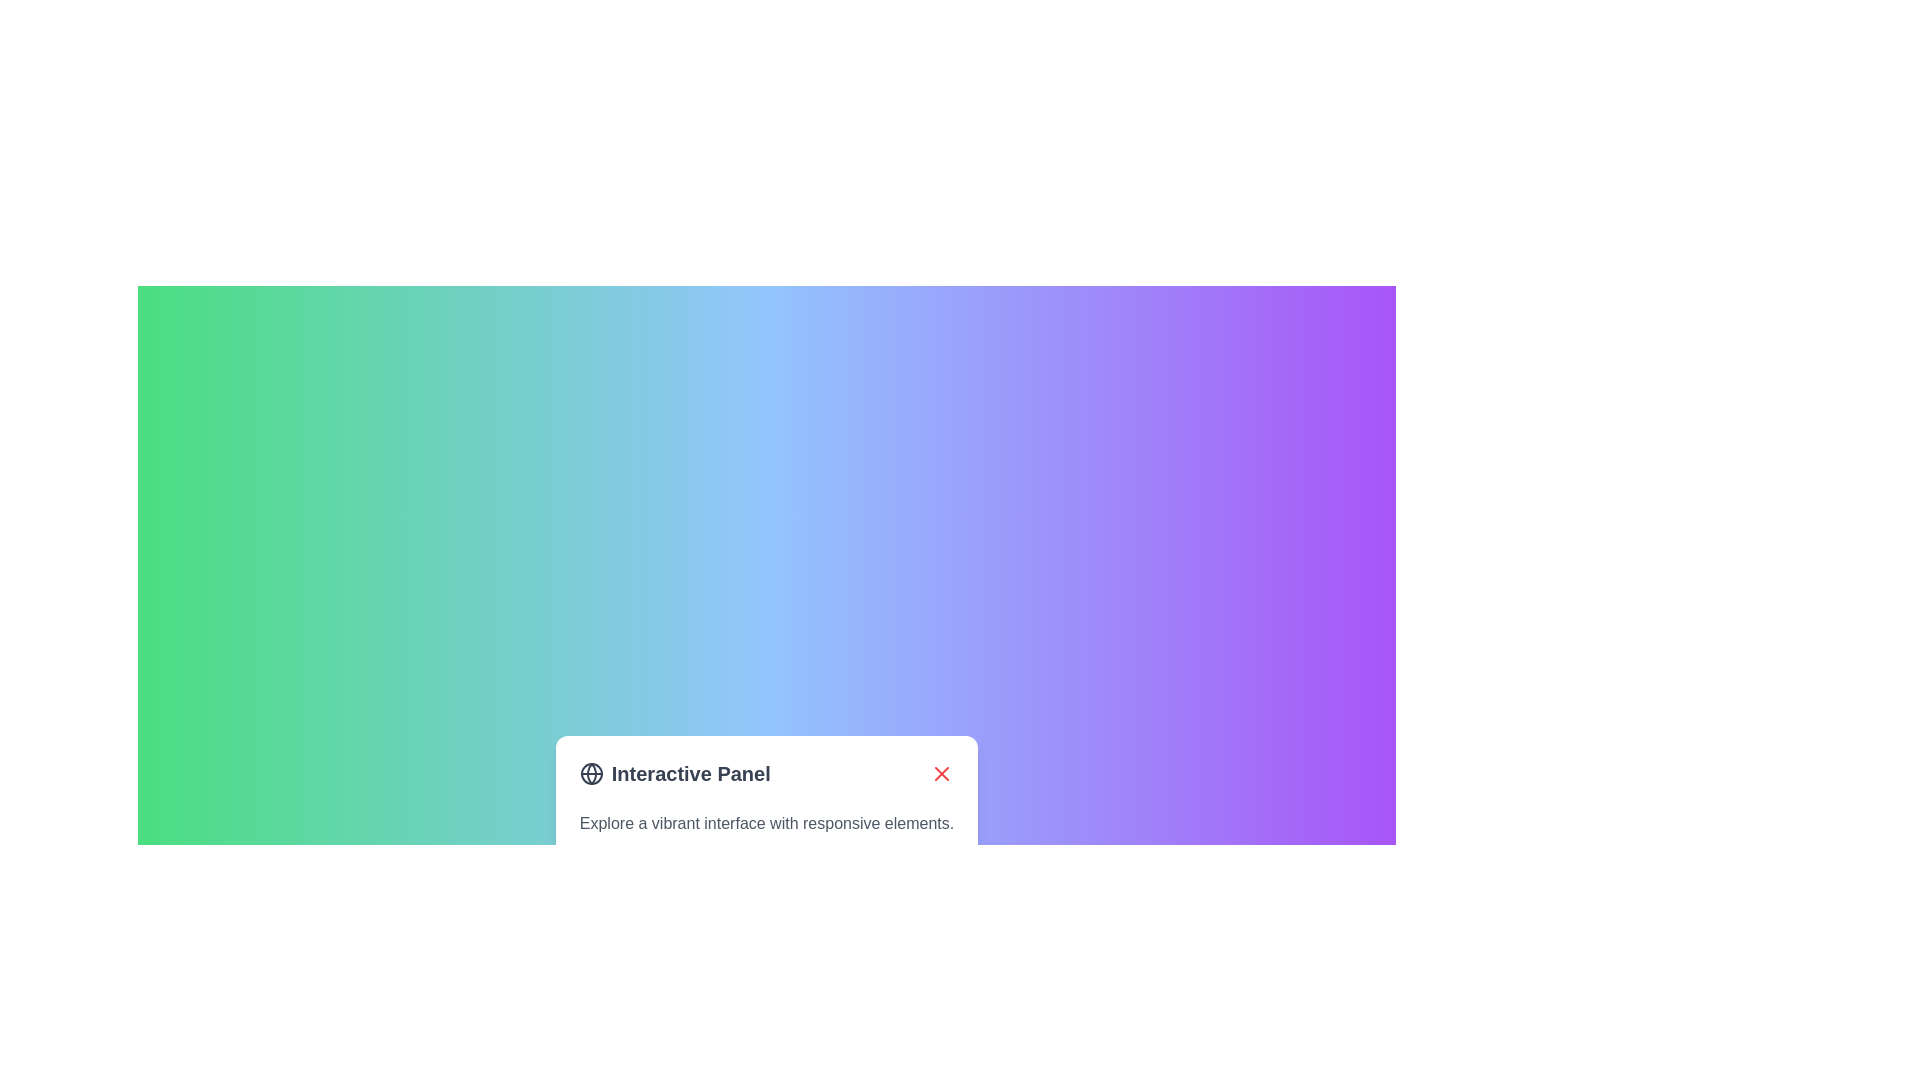 This screenshot has width=1920, height=1080. Describe the element at coordinates (941, 773) in the screenshot. I see `the close or dismiss icon button located at the top-right of the interactive panel` at that location.